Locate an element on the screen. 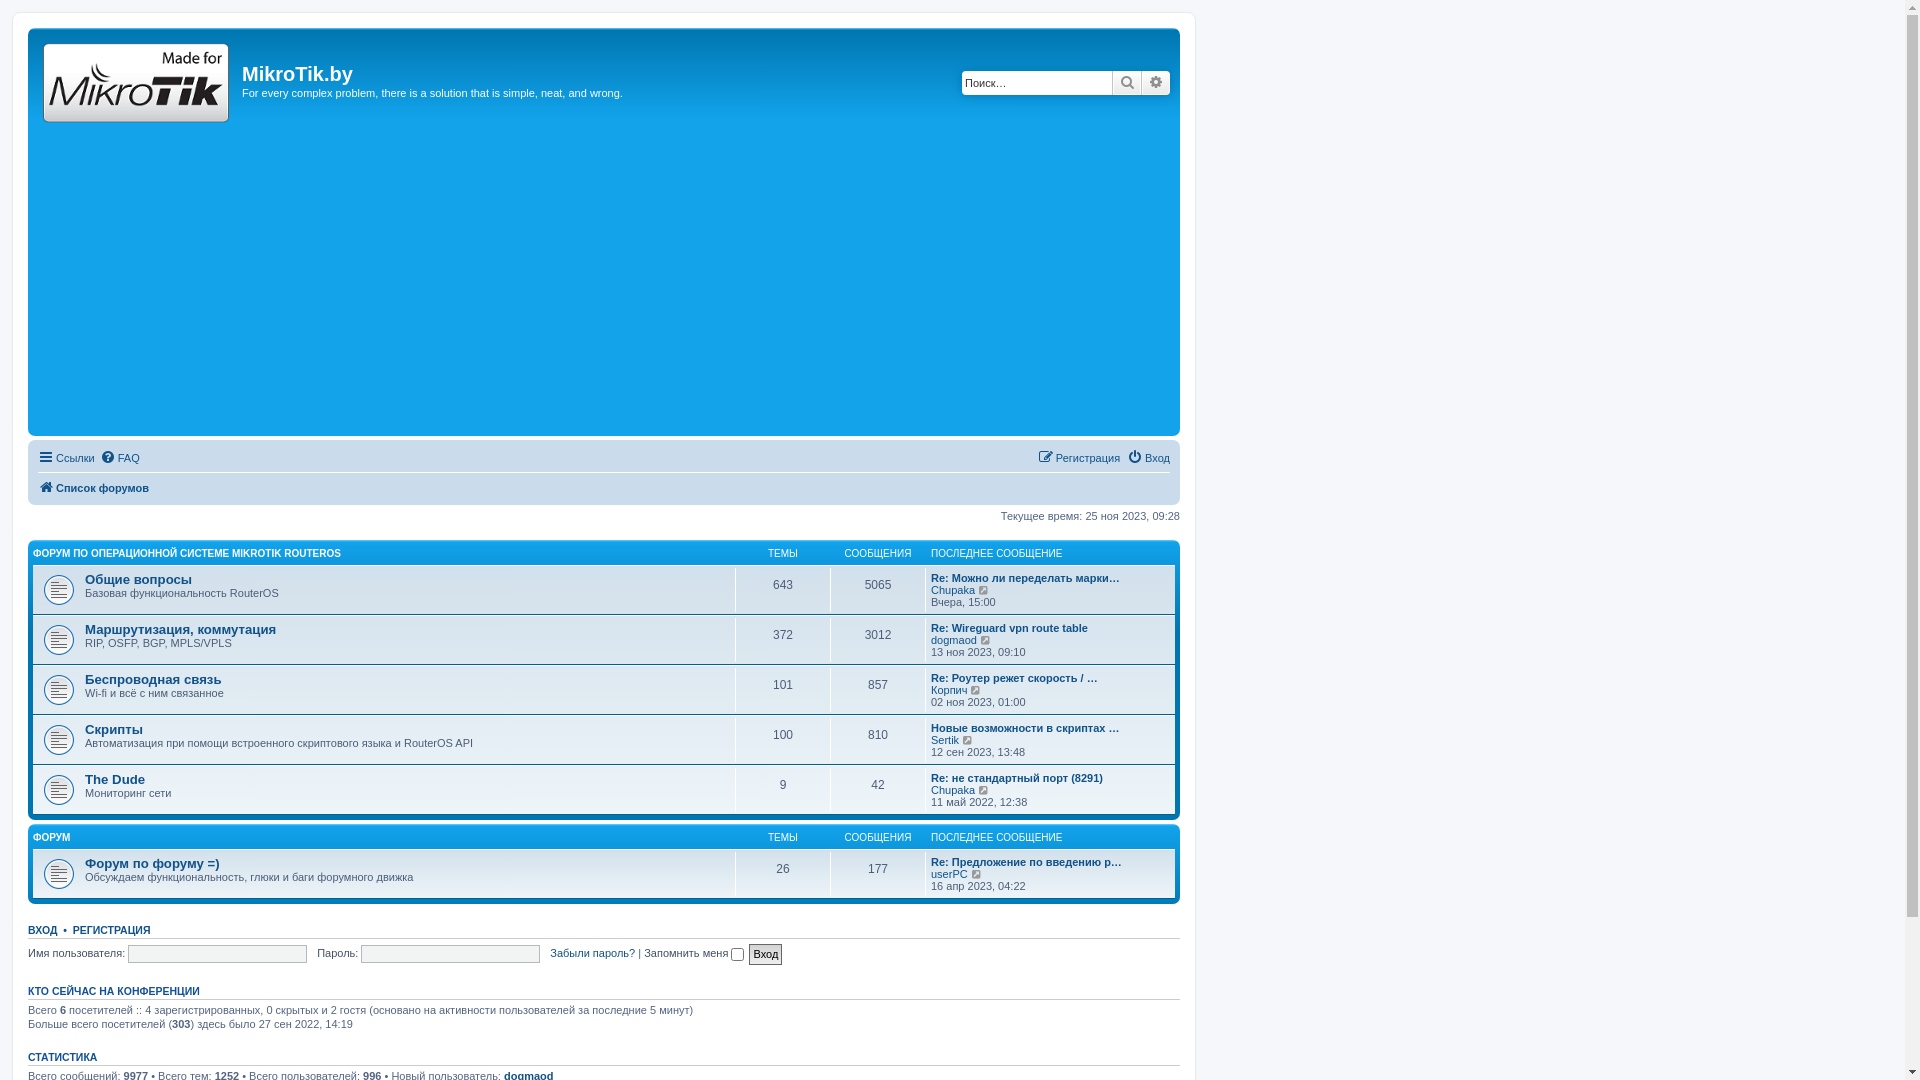  'FAQ' is located at coordinates (119, 458).